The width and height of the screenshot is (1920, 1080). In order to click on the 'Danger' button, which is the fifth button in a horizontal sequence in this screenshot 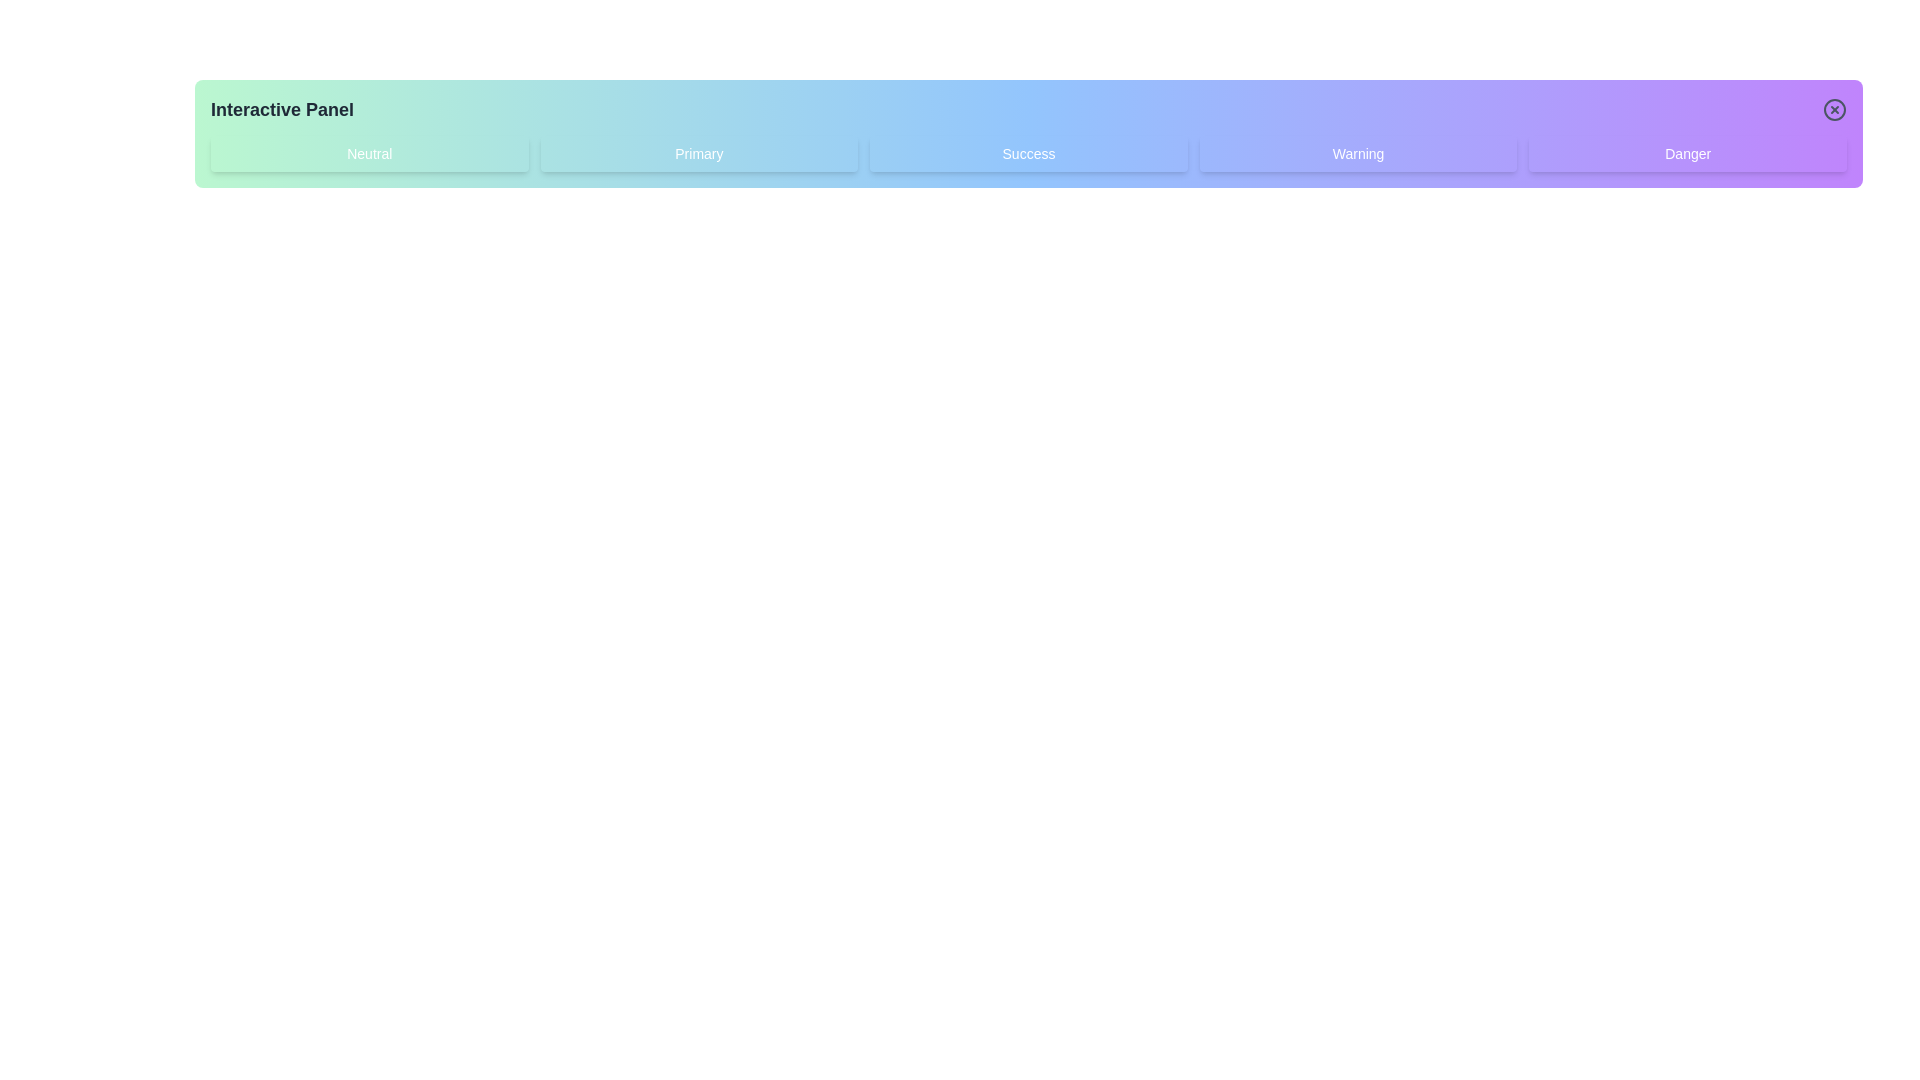, I will do `click(1687, 153)`.